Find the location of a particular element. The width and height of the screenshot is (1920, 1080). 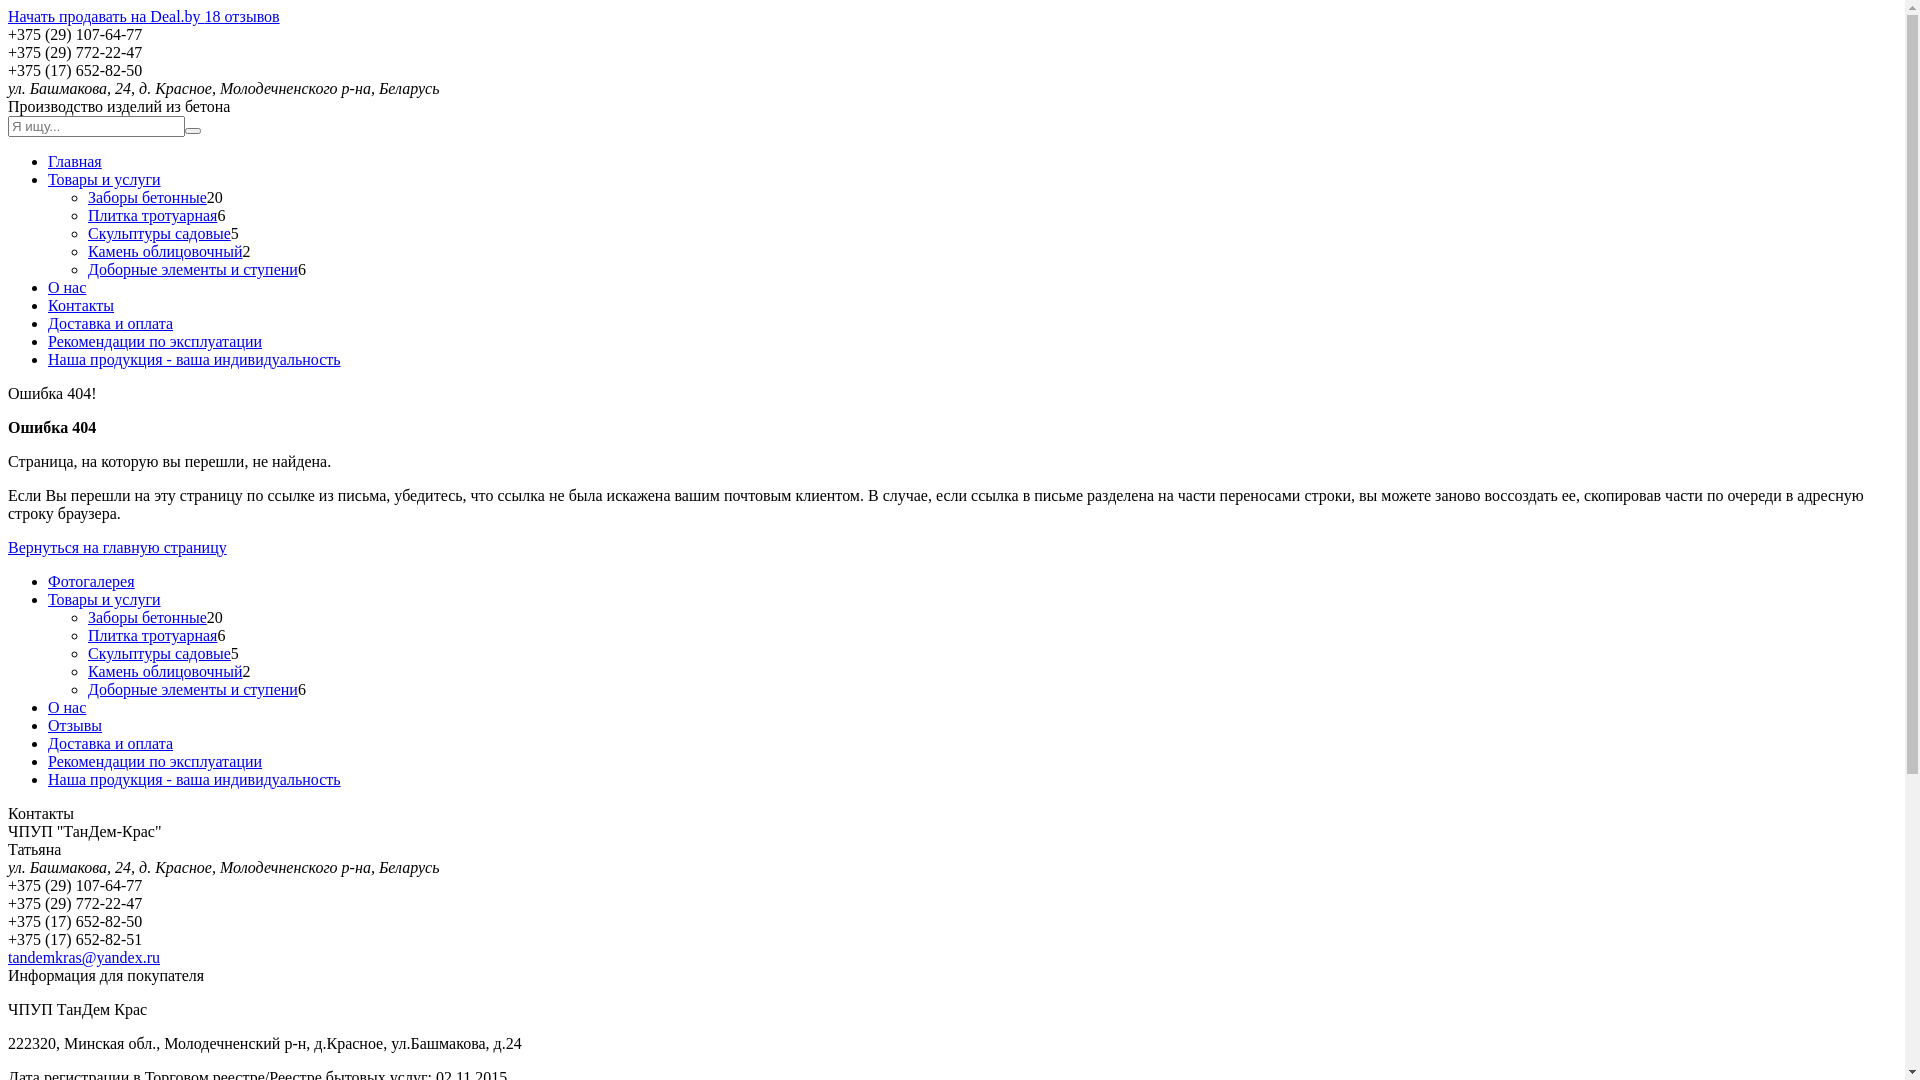

'tandemkras@yandex.ru' is located at coordinates (82, 956).